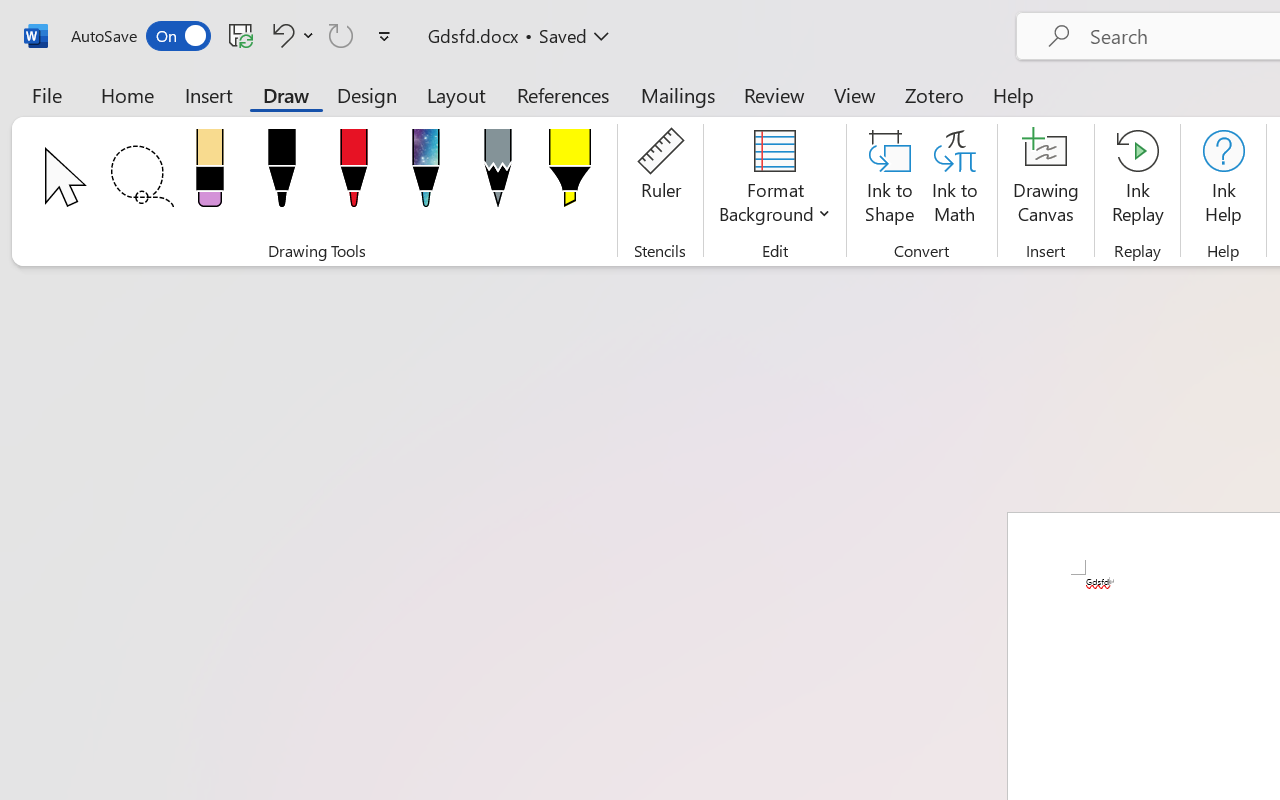 The height and width of the screenshot is (800, 1280). Describe the element at coordinates (953, 179) in the screenshot. I see `'Ink to Math'` at that location.